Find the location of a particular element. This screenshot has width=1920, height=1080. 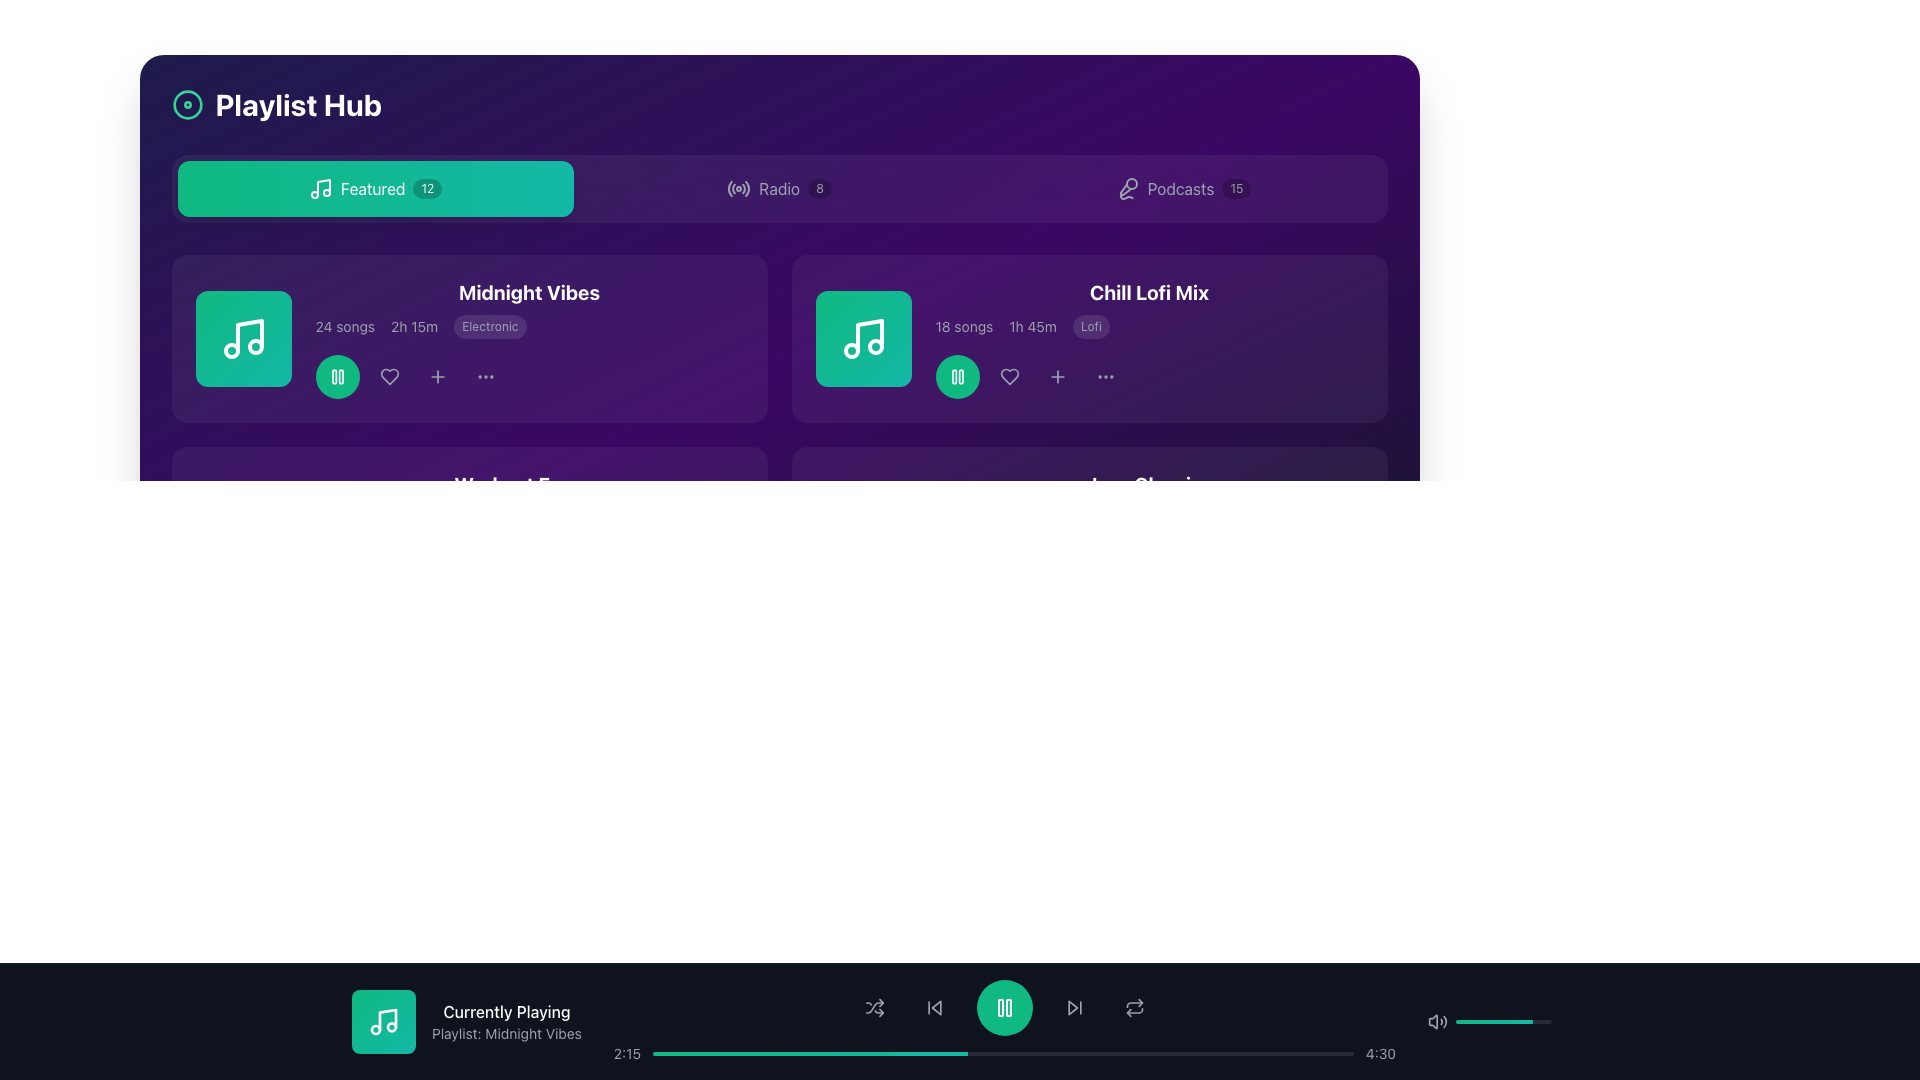

text content of the static label that displays 'Playlist: Midnight Vibes', which is located beneath the 'Currently Playing' heading in the music player interface is located at coordinates (506, 1033).